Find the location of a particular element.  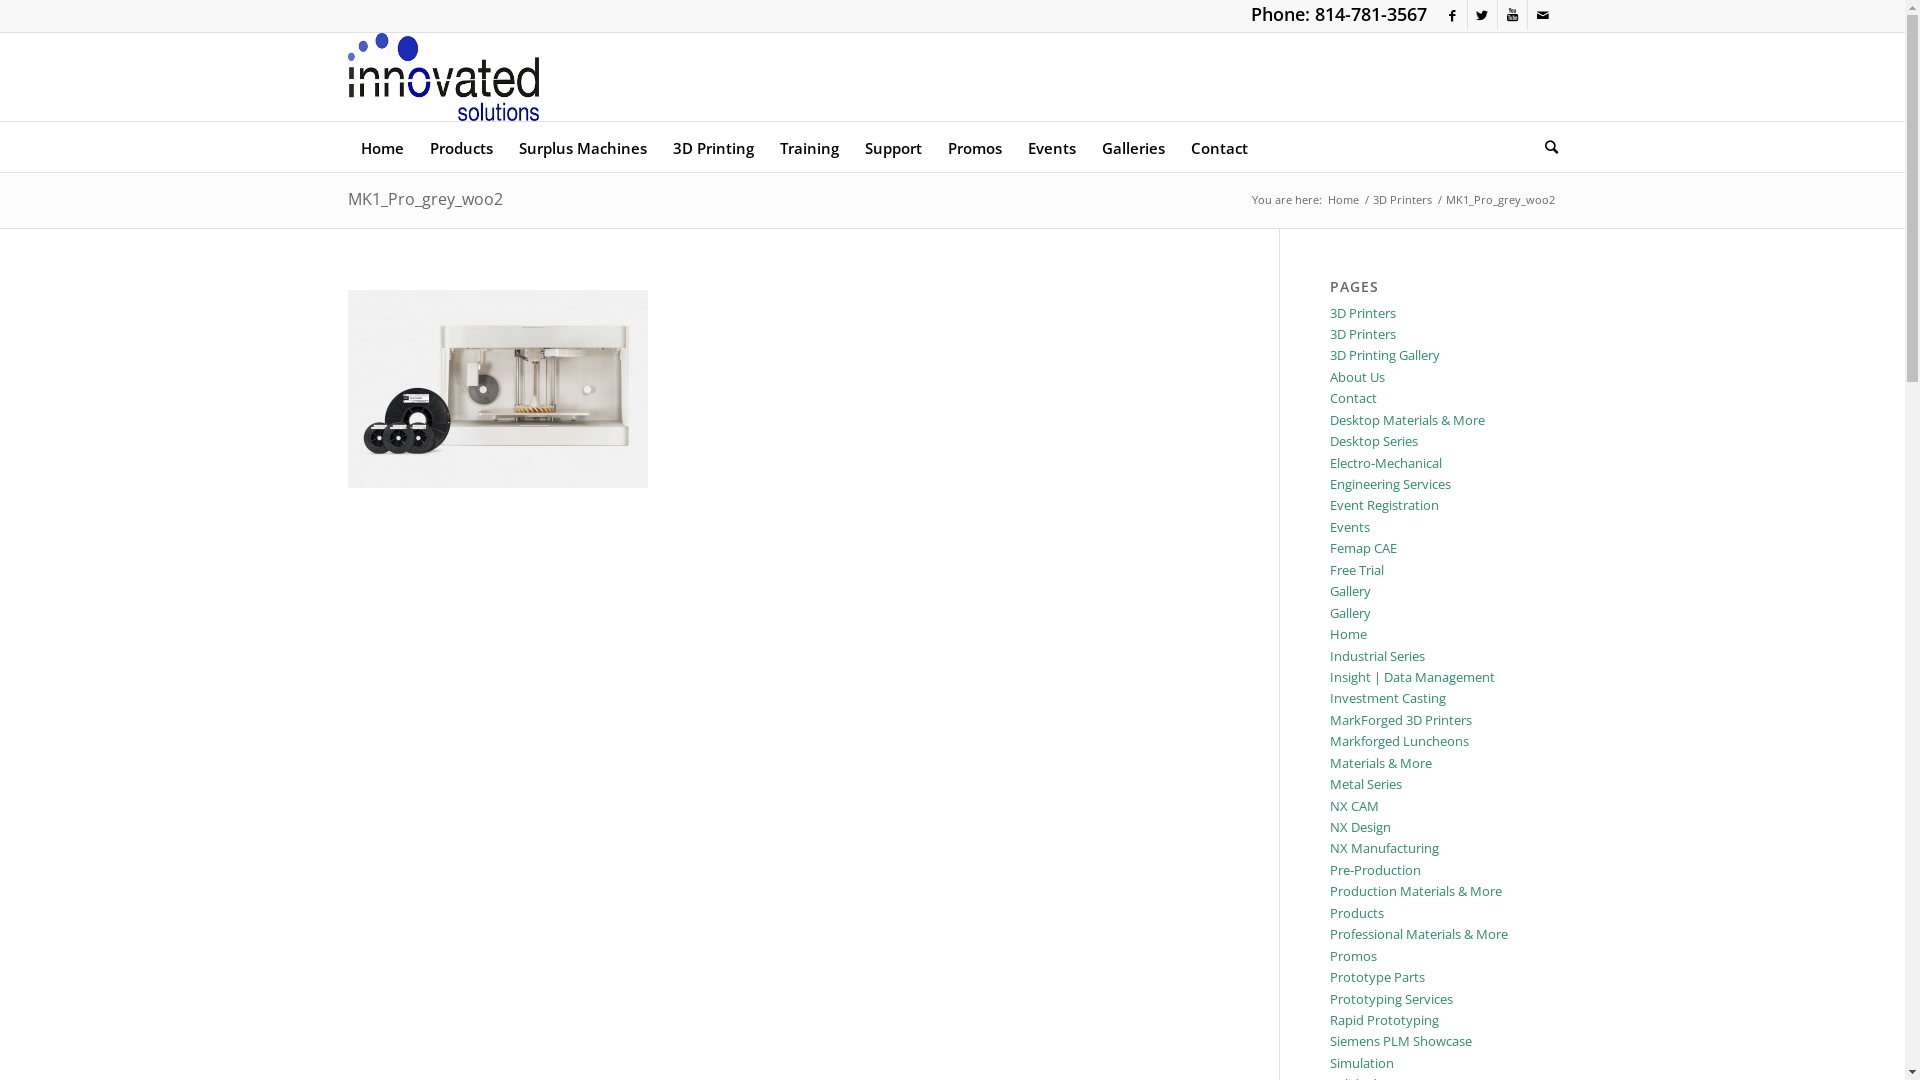

'Pre-Production' is located at coordinates (1374, 869).